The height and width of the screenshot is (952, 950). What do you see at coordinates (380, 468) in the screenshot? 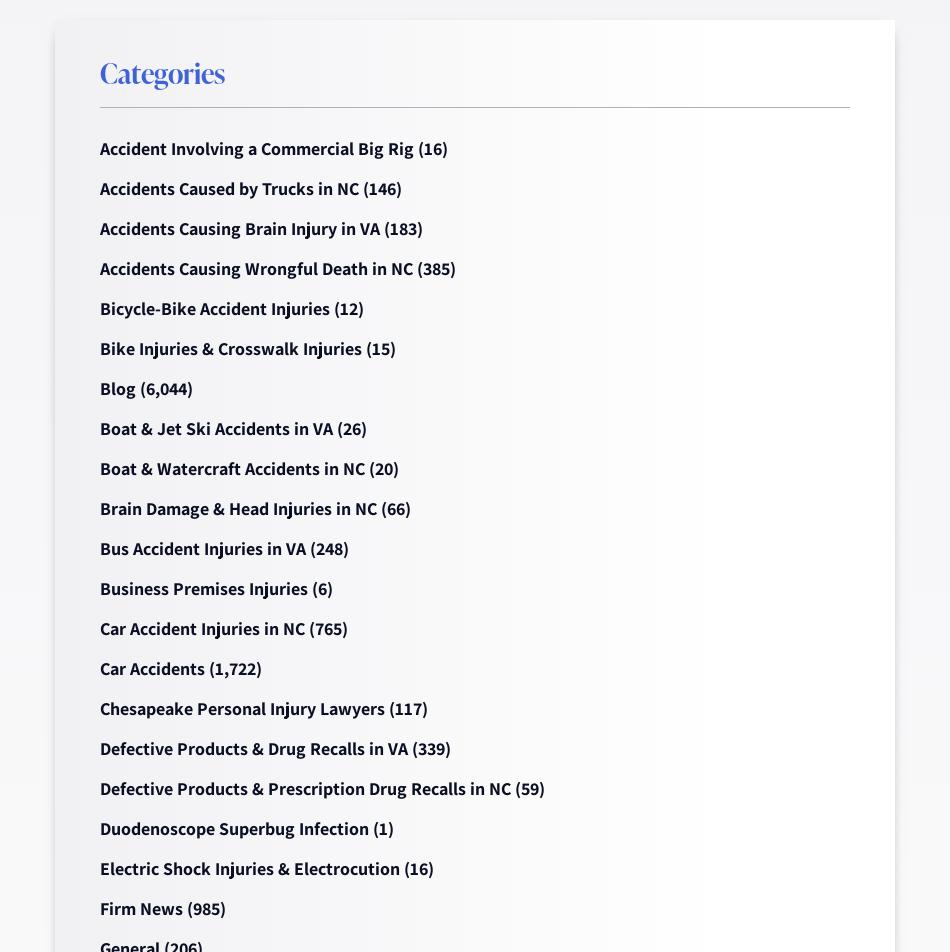
I see `'(20)'` at bounding box center [380, 468].